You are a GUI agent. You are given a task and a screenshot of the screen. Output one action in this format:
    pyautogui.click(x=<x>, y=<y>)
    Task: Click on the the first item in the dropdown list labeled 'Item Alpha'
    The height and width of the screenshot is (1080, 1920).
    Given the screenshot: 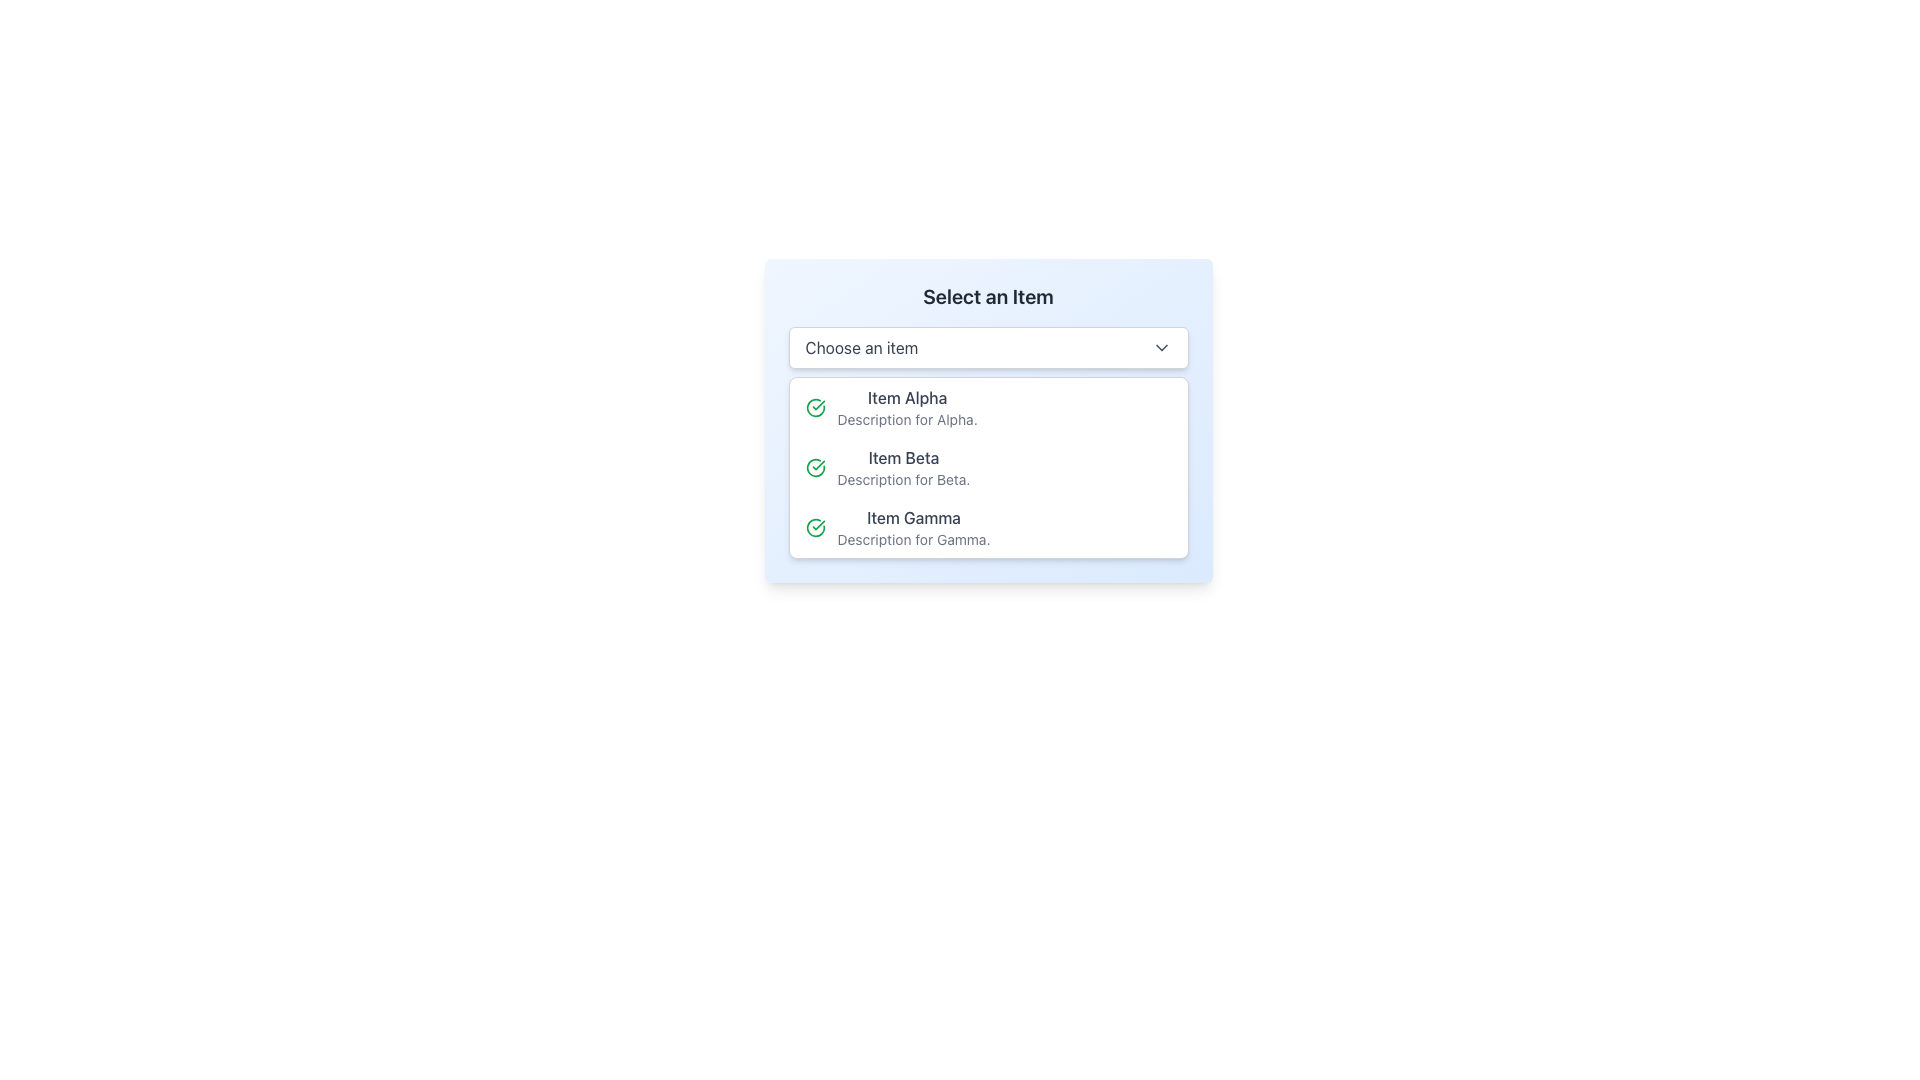 What is the action you would take?
    pyautogui.click(x=906, y=407)
    